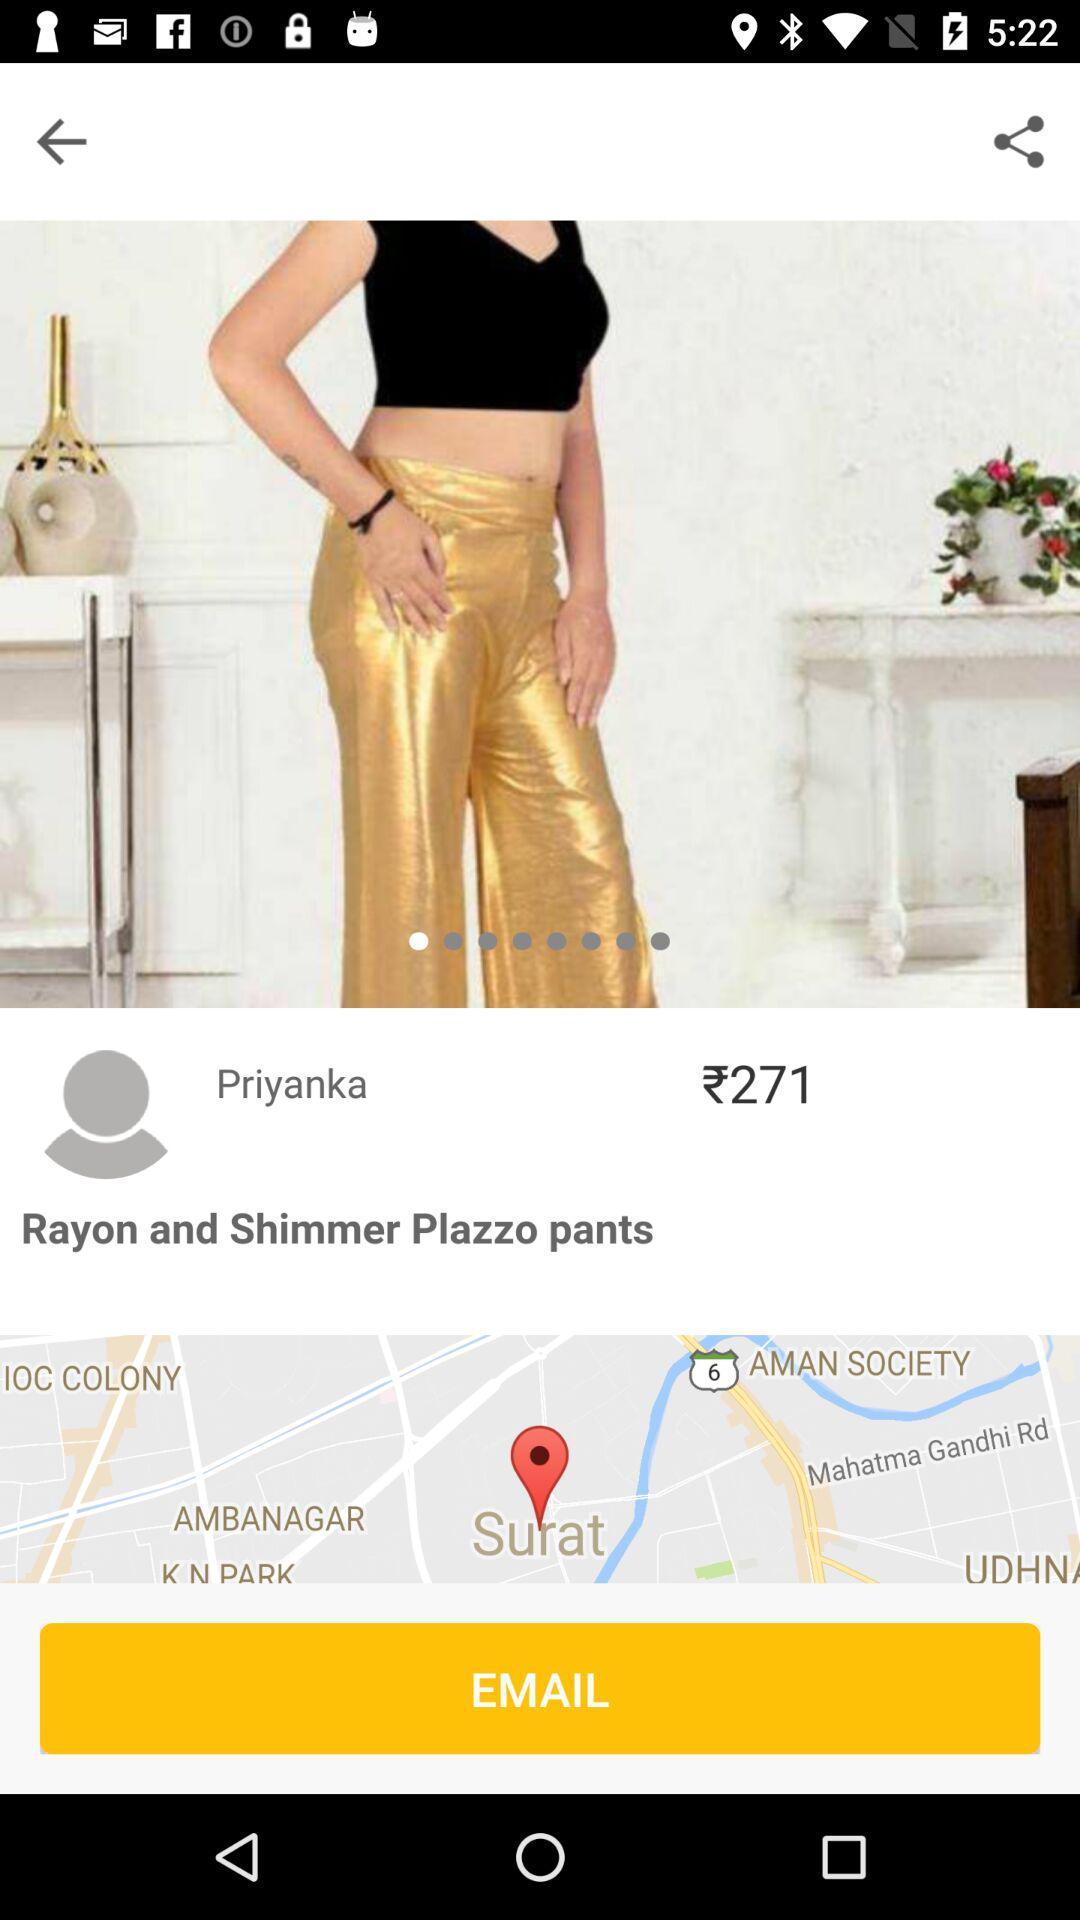  I want to click on the avatar icon, so click(108, 1094).